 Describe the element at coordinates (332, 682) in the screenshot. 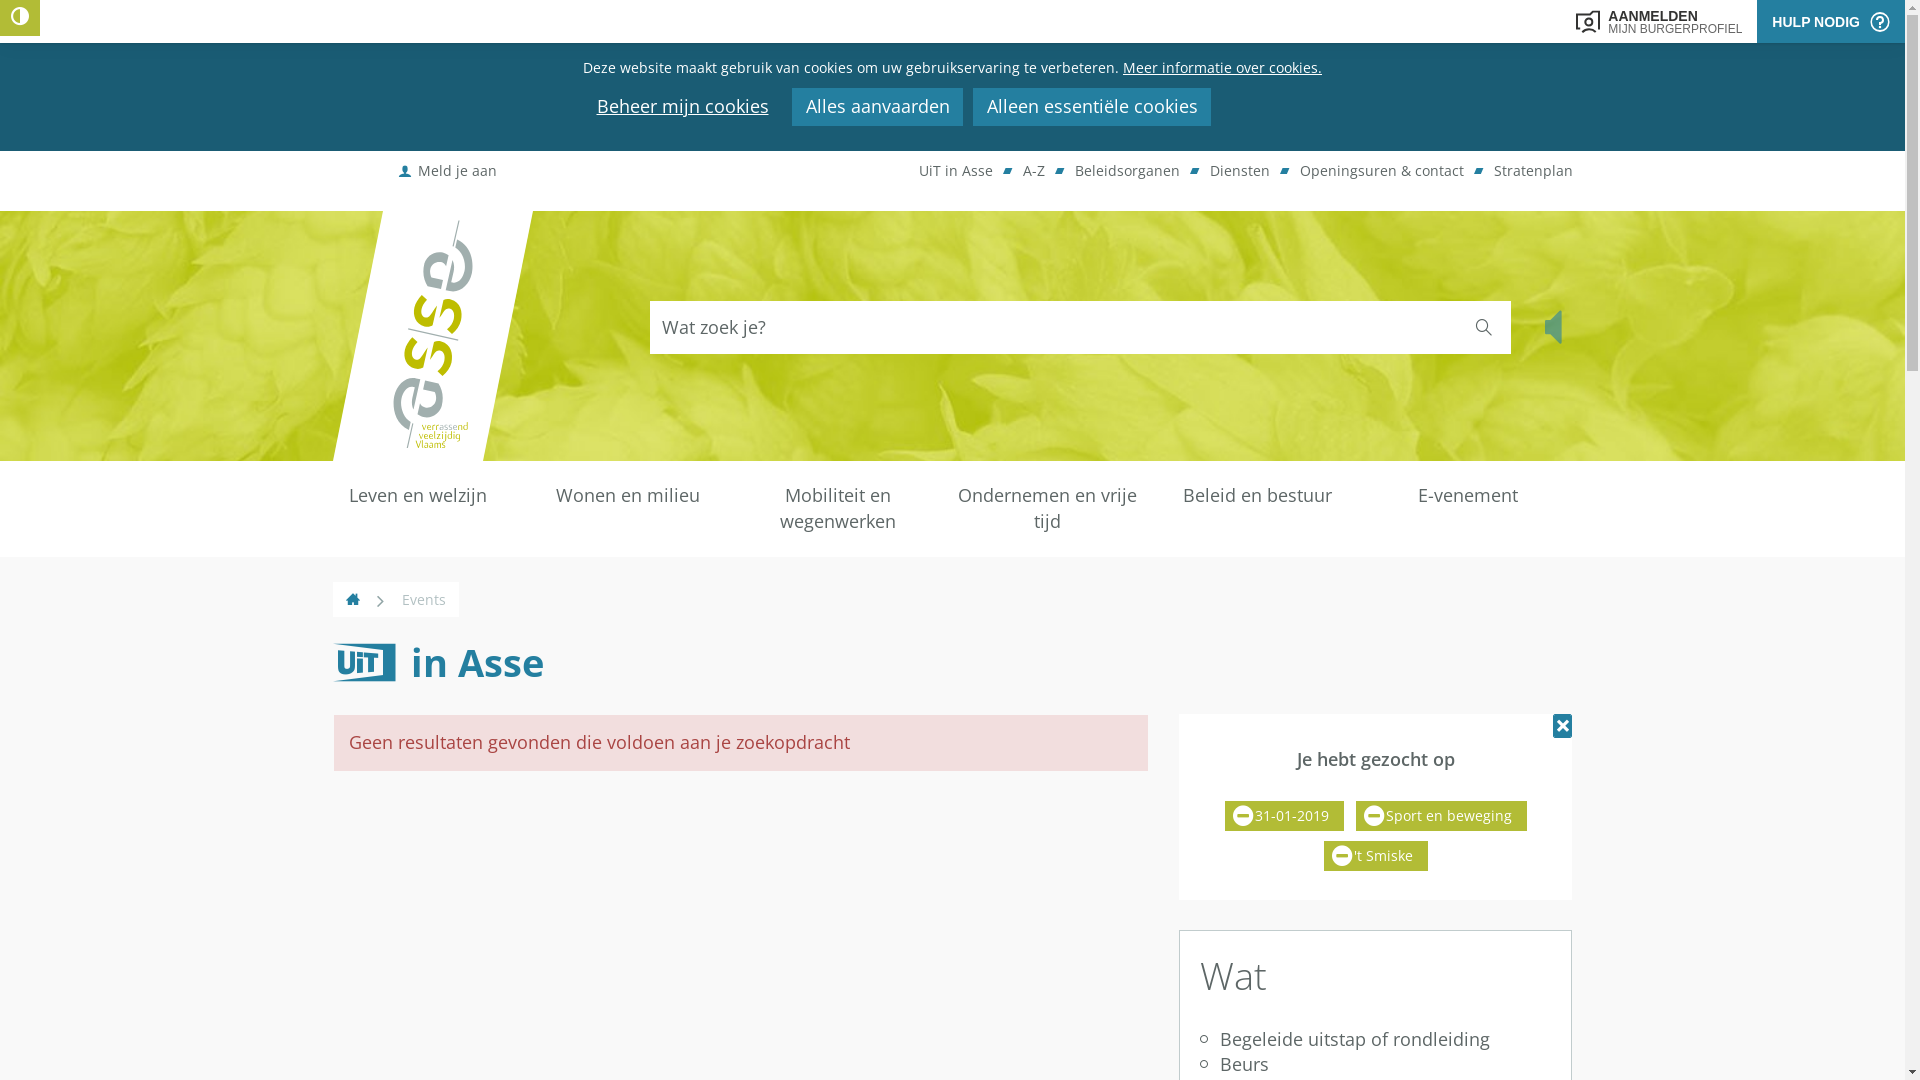

I see `'rss'` at that location.